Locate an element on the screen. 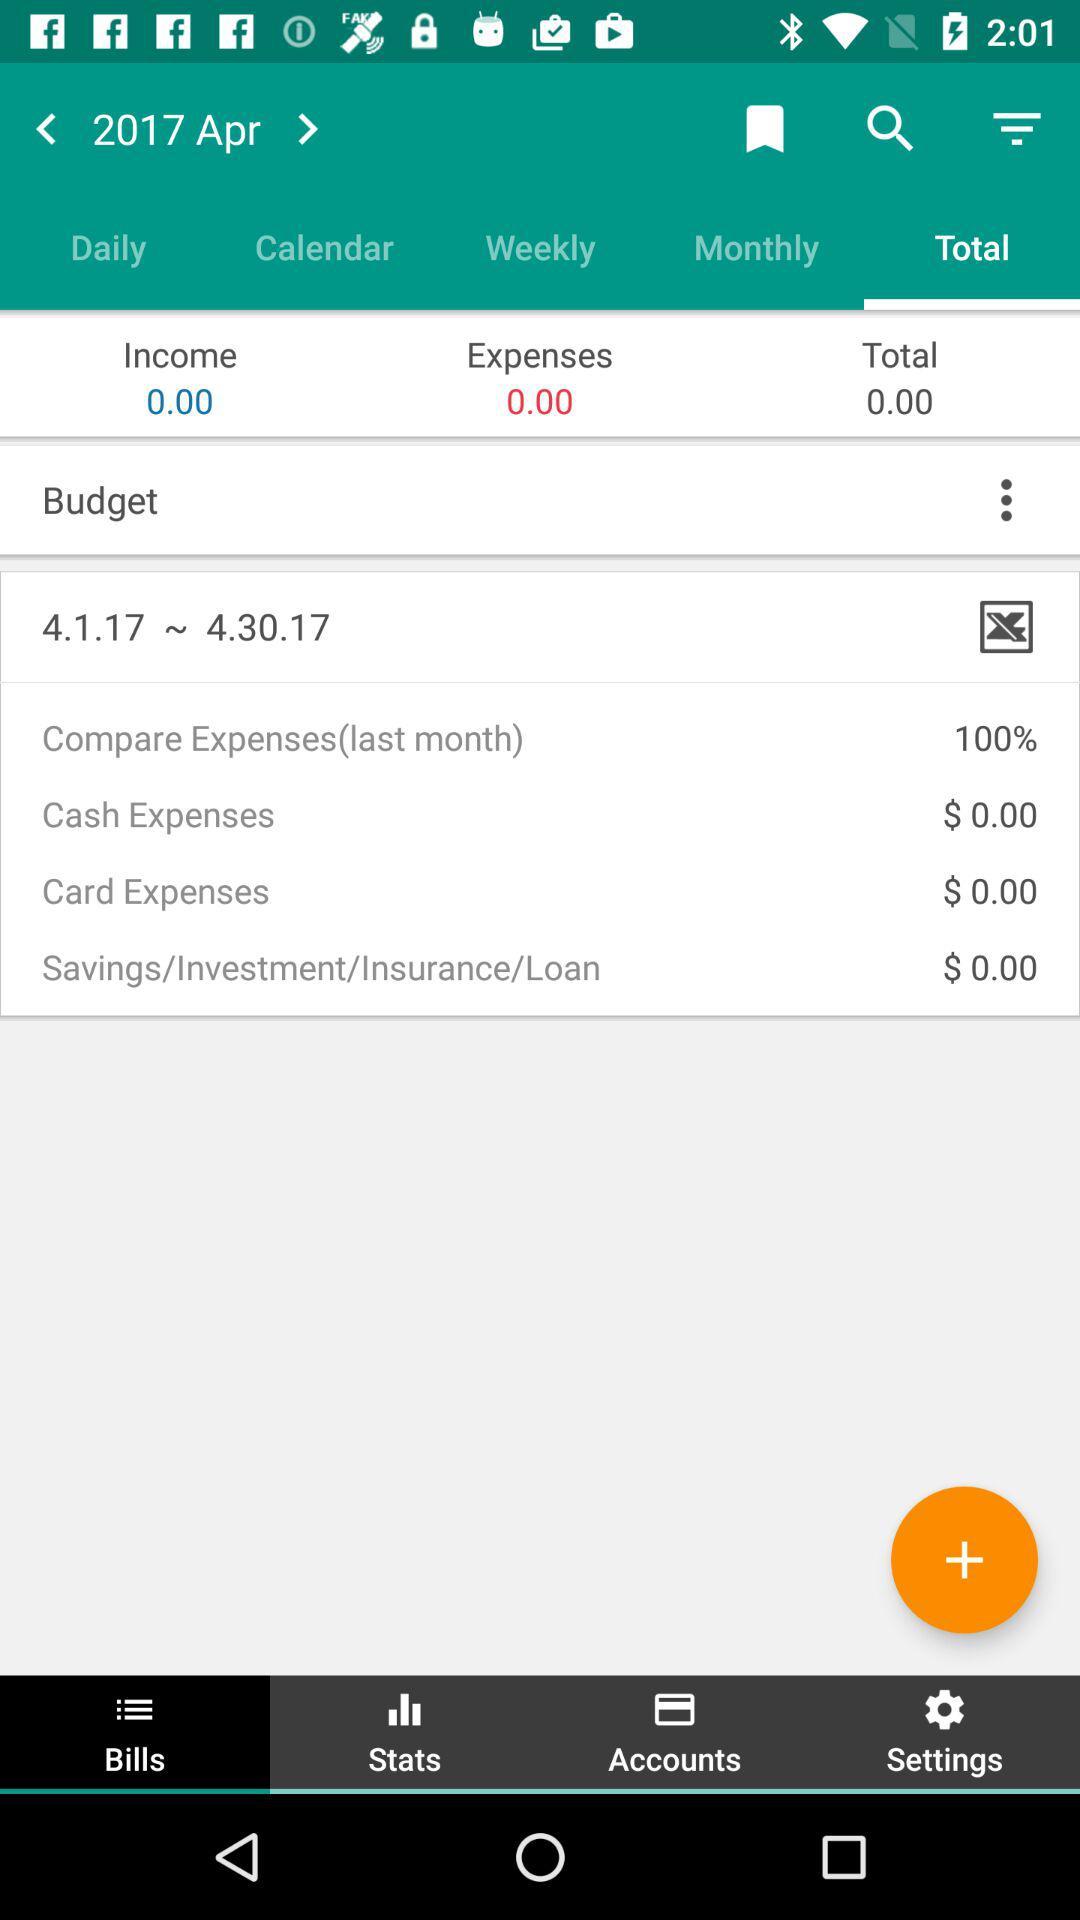 The image size is (1080, 1920). more button is located at coordinates (1006, 499).